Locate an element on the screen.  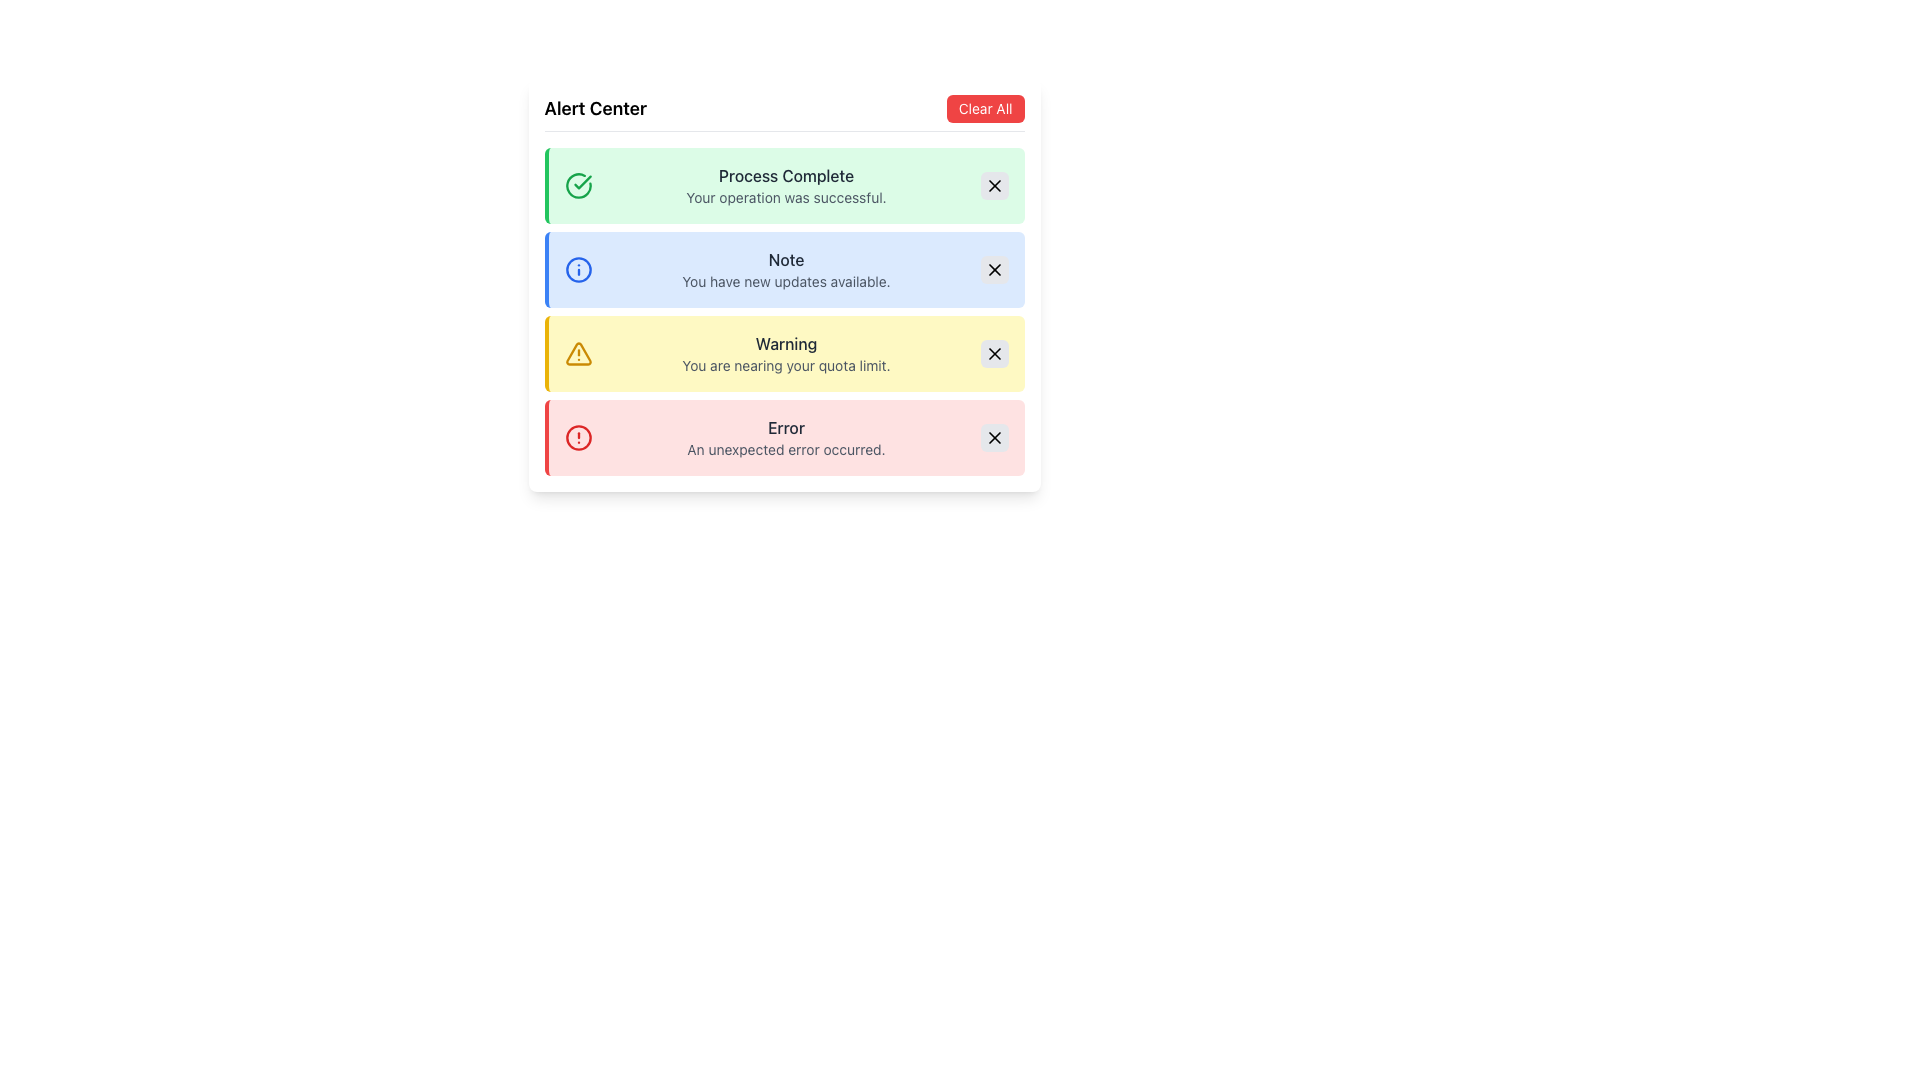
the second 'X' icon button from the top in the alert component is located at coordinates (994, 270).